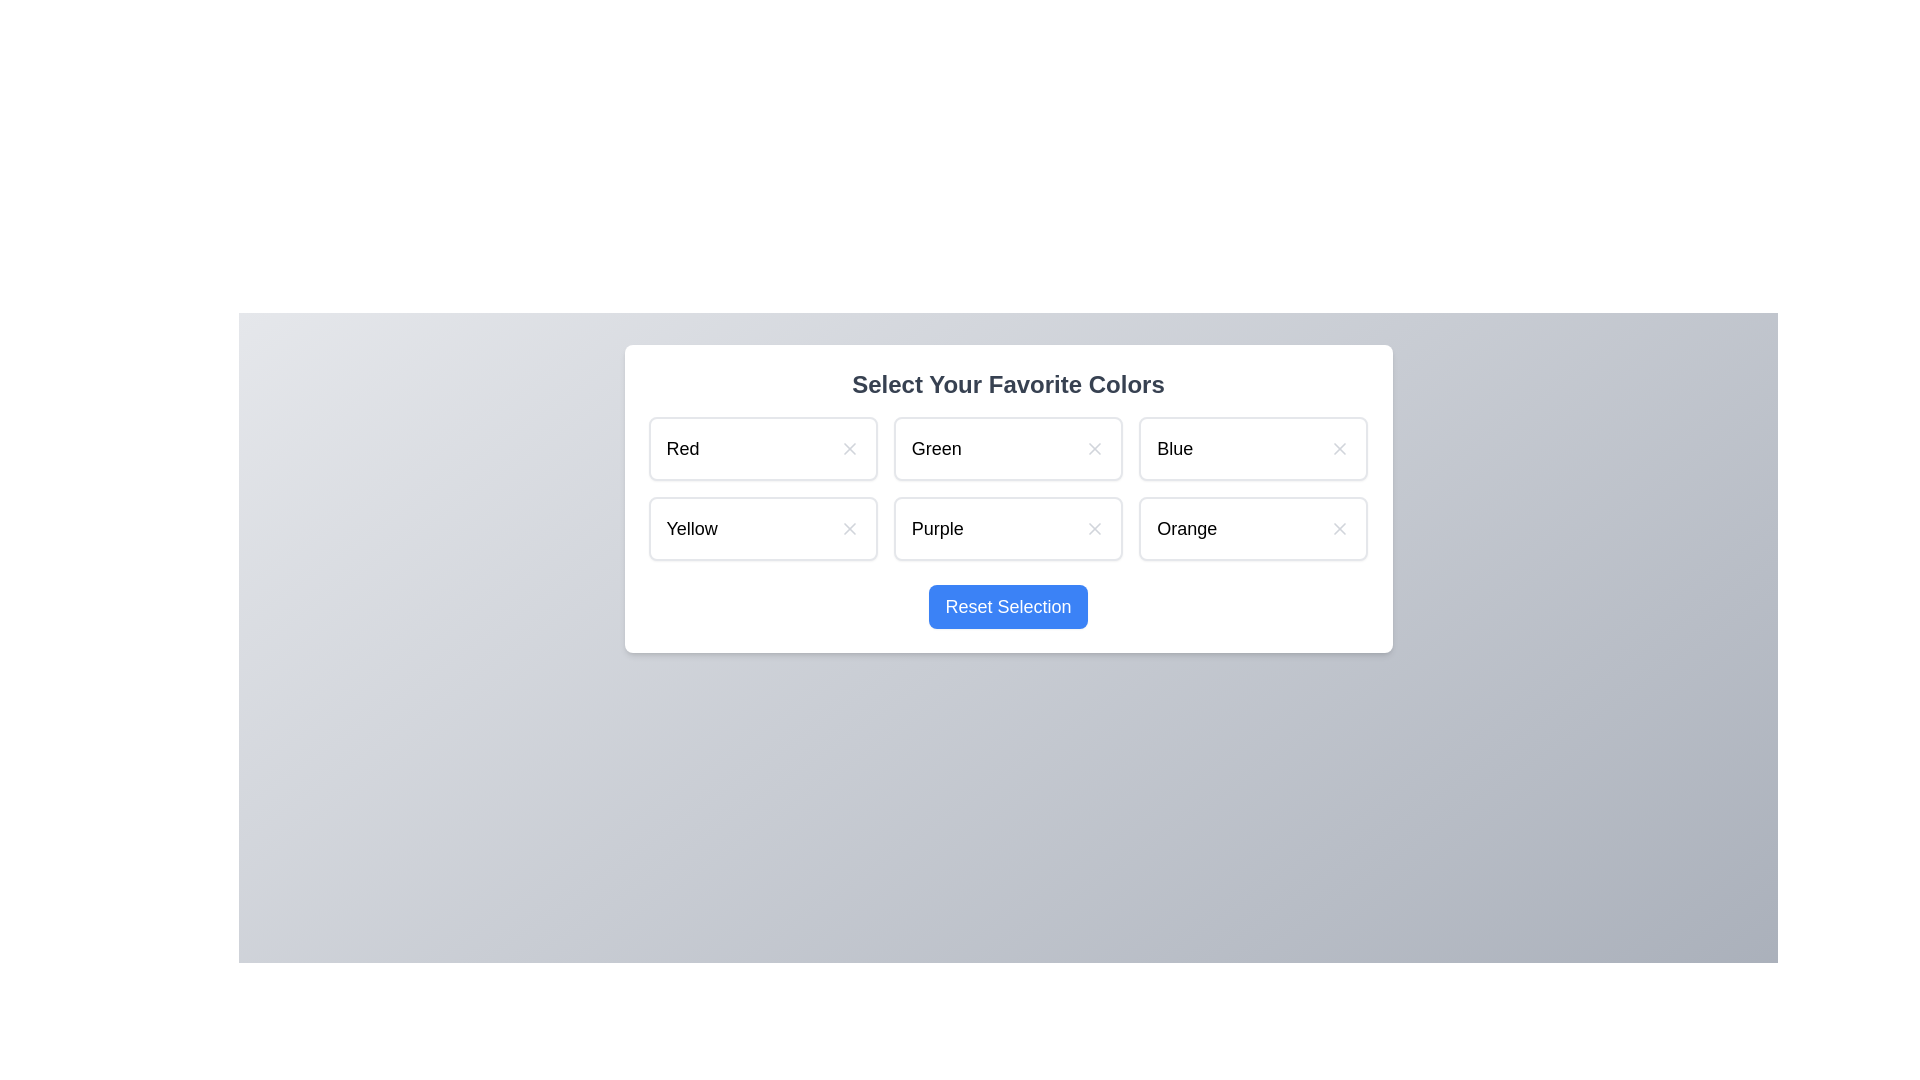 This screenshot has height=1080, width=1920. Describe the element at coordinates (762, 447) in the screenshot. I see `the color item Red to observe its hover effect` at that location.